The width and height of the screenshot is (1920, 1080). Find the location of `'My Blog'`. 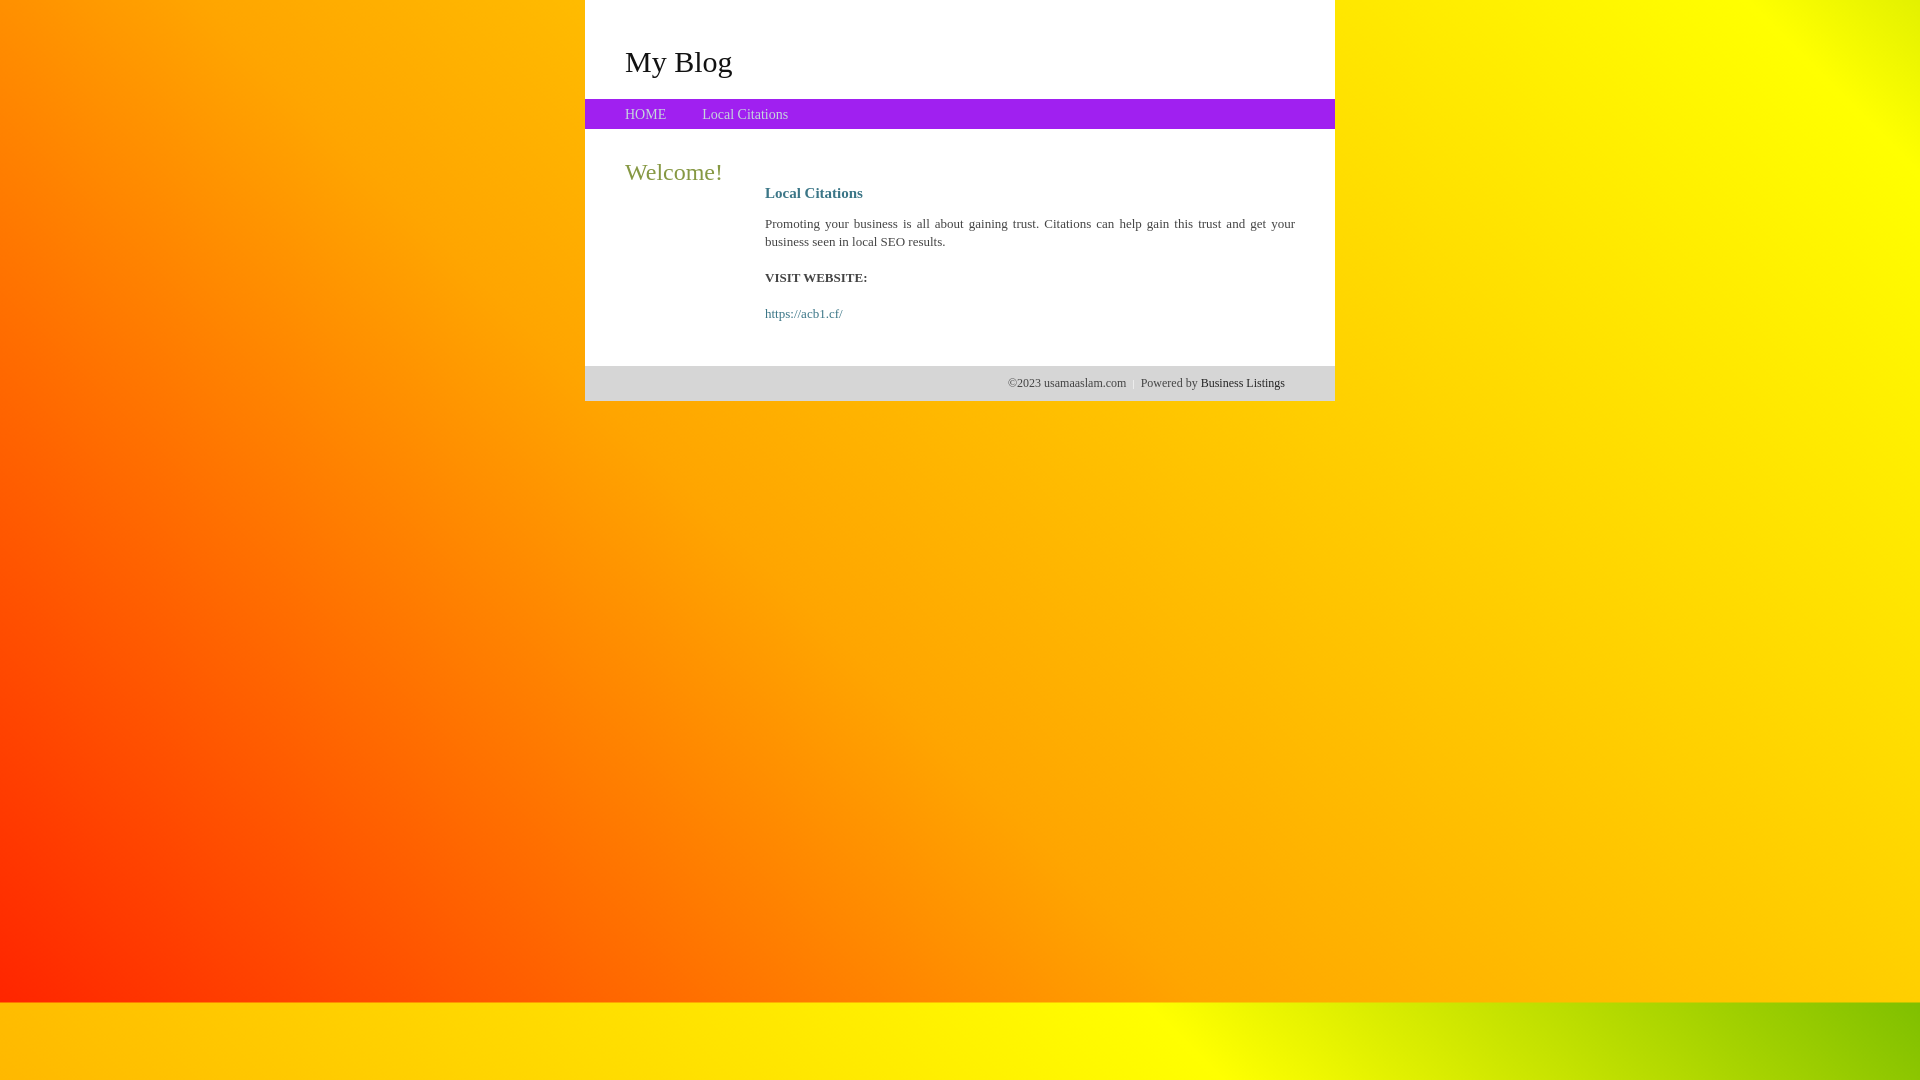

'My Blog' is located at coordinates (678, 60).